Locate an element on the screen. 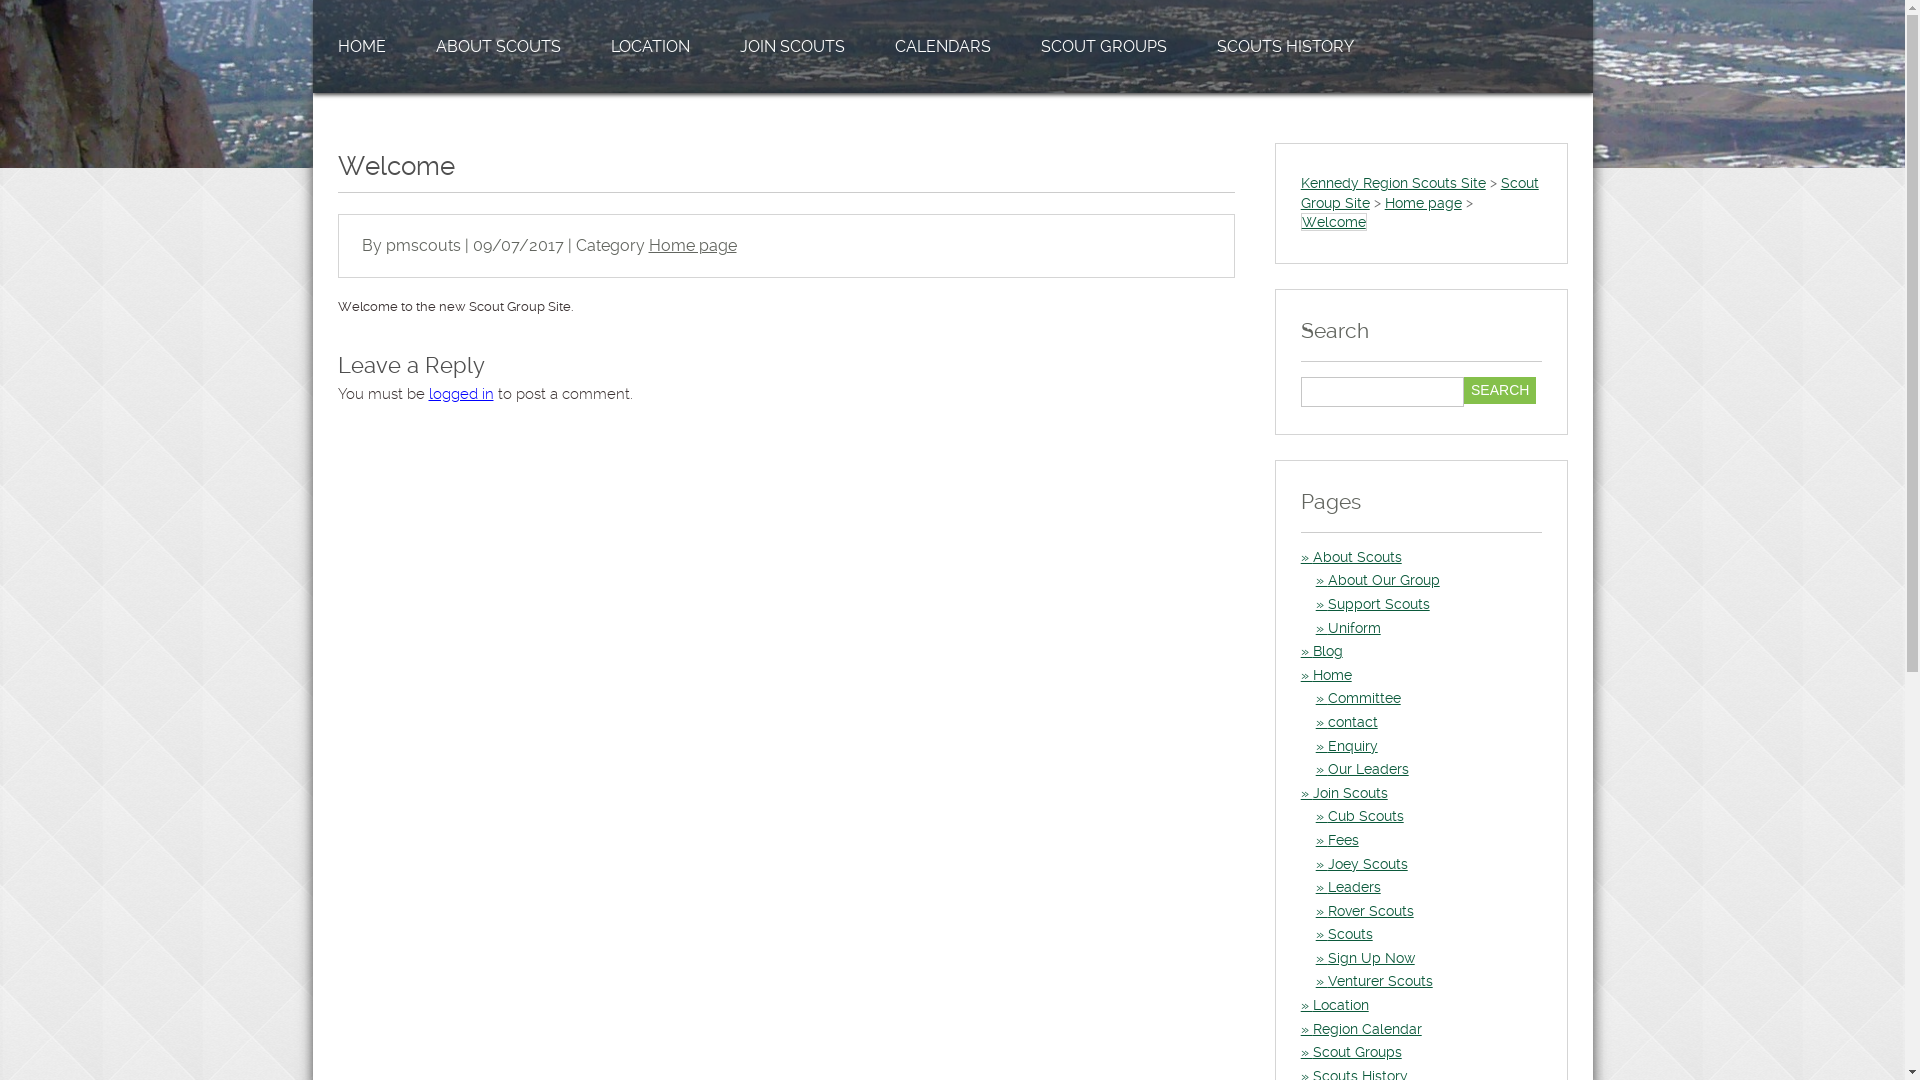 This screenshot has height=1080, width=1920. 'LOCATION' is located at coordinates (584, 45).